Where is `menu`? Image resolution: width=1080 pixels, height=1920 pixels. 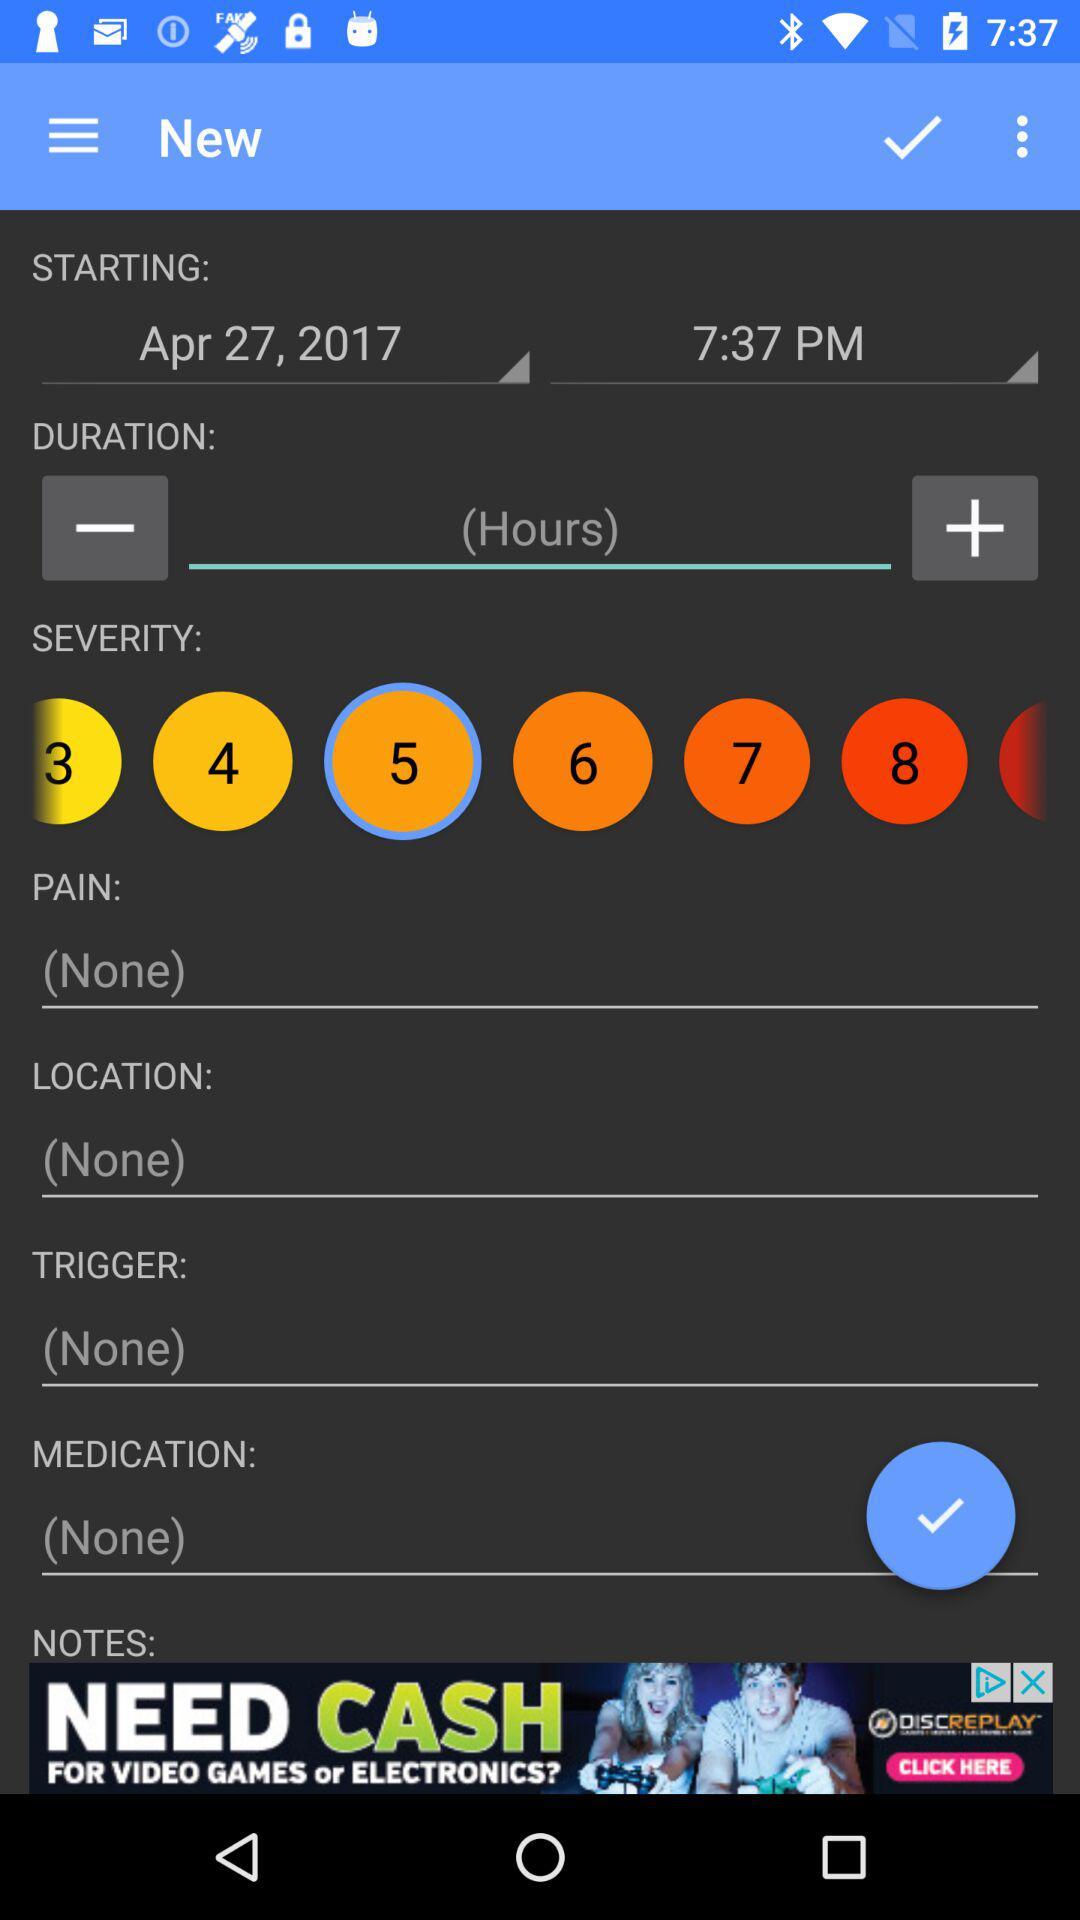
menu is located at coordinates (104, 528).